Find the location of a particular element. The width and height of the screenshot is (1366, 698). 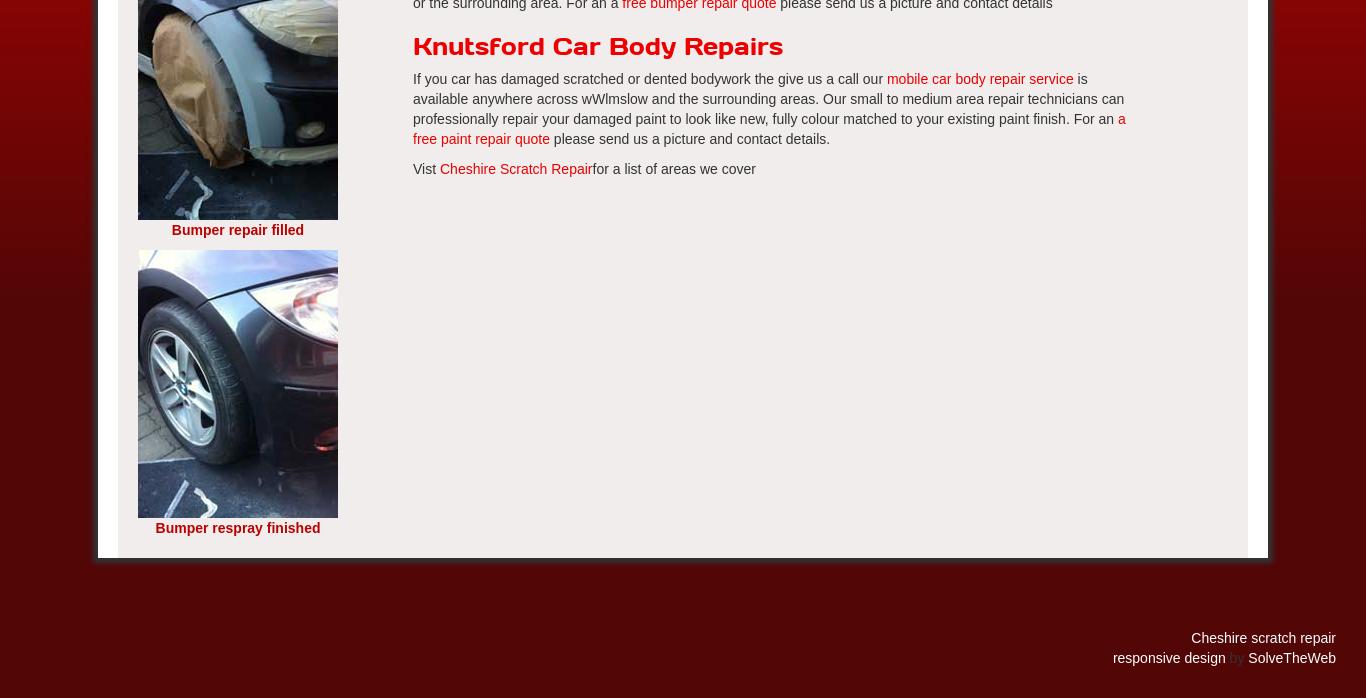

'responsive design' is located at coordinates (1111, 657).